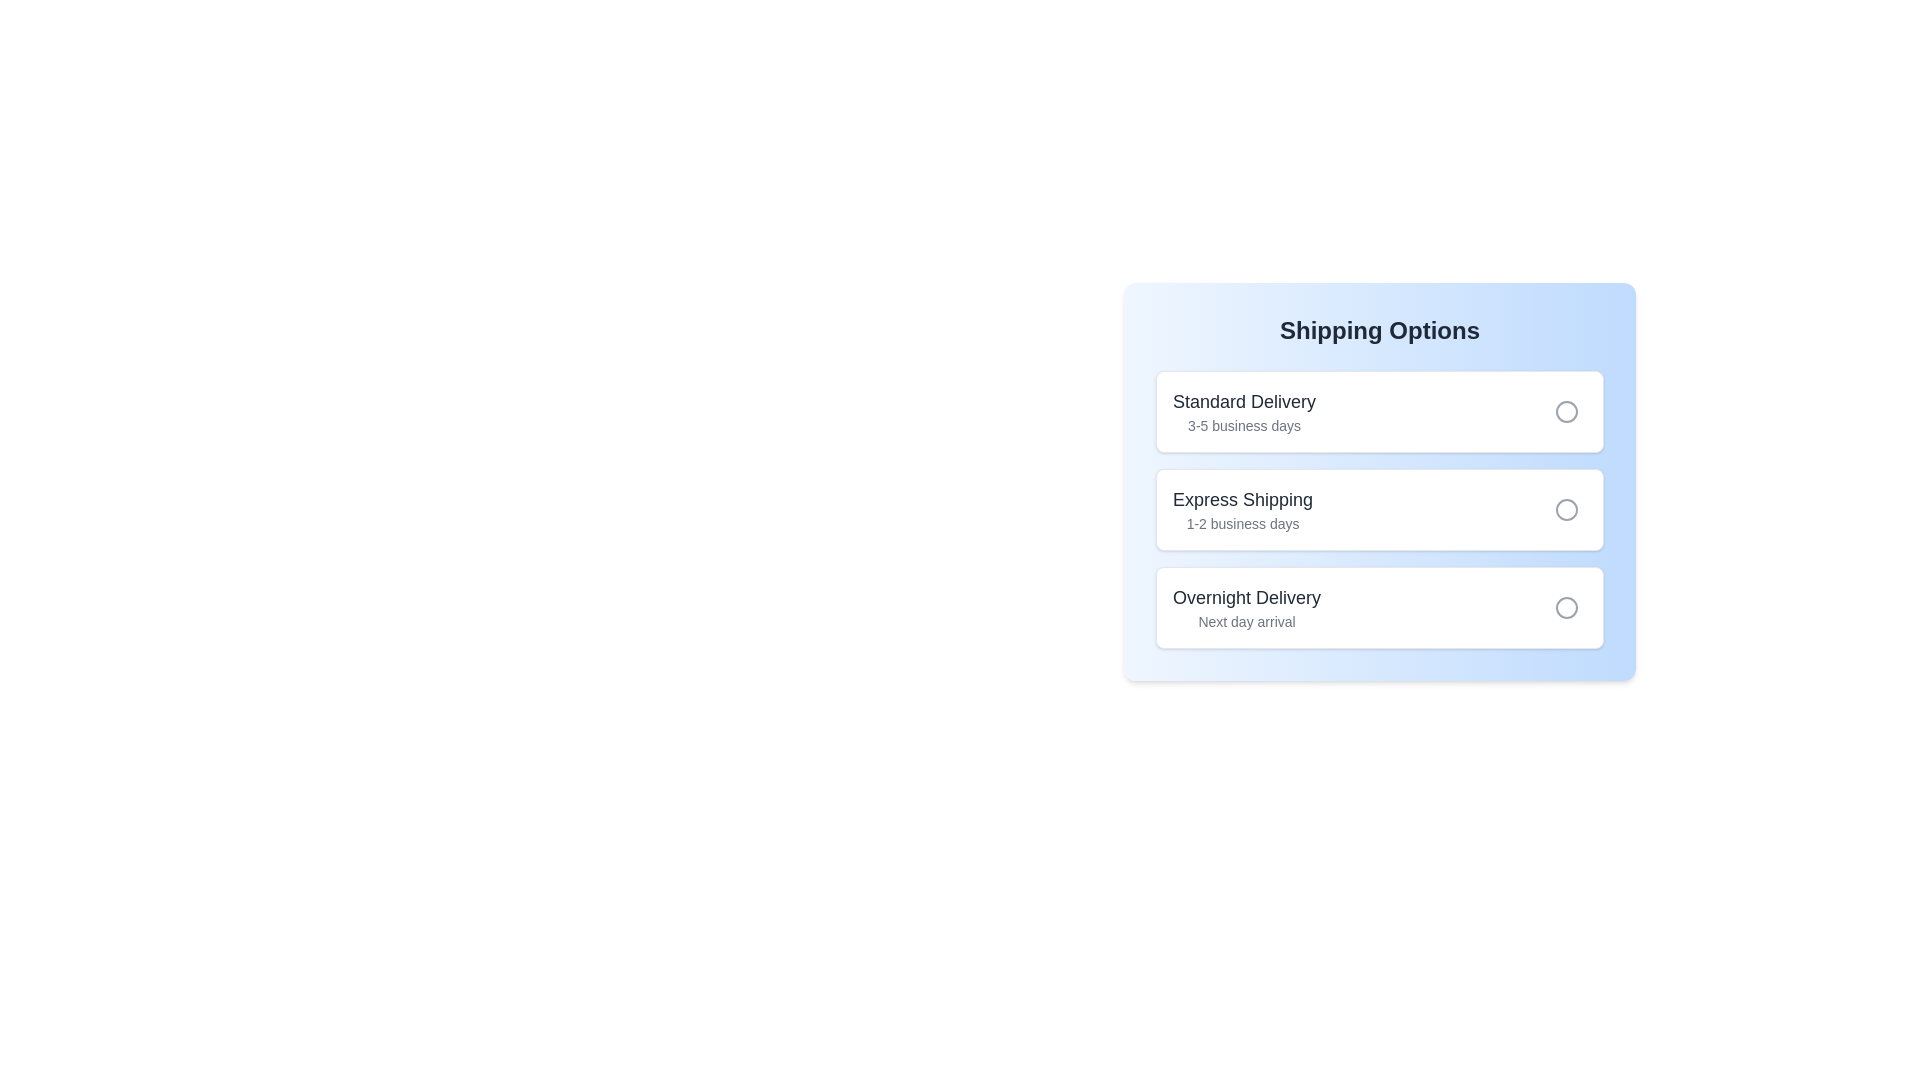 This screenshot has height=1080, width=1920. Describe the element at coordinates (1379, 508) in the screenshot. I see `the circular selection indicator on the second delivery option card in the list of shipping options` at that location.